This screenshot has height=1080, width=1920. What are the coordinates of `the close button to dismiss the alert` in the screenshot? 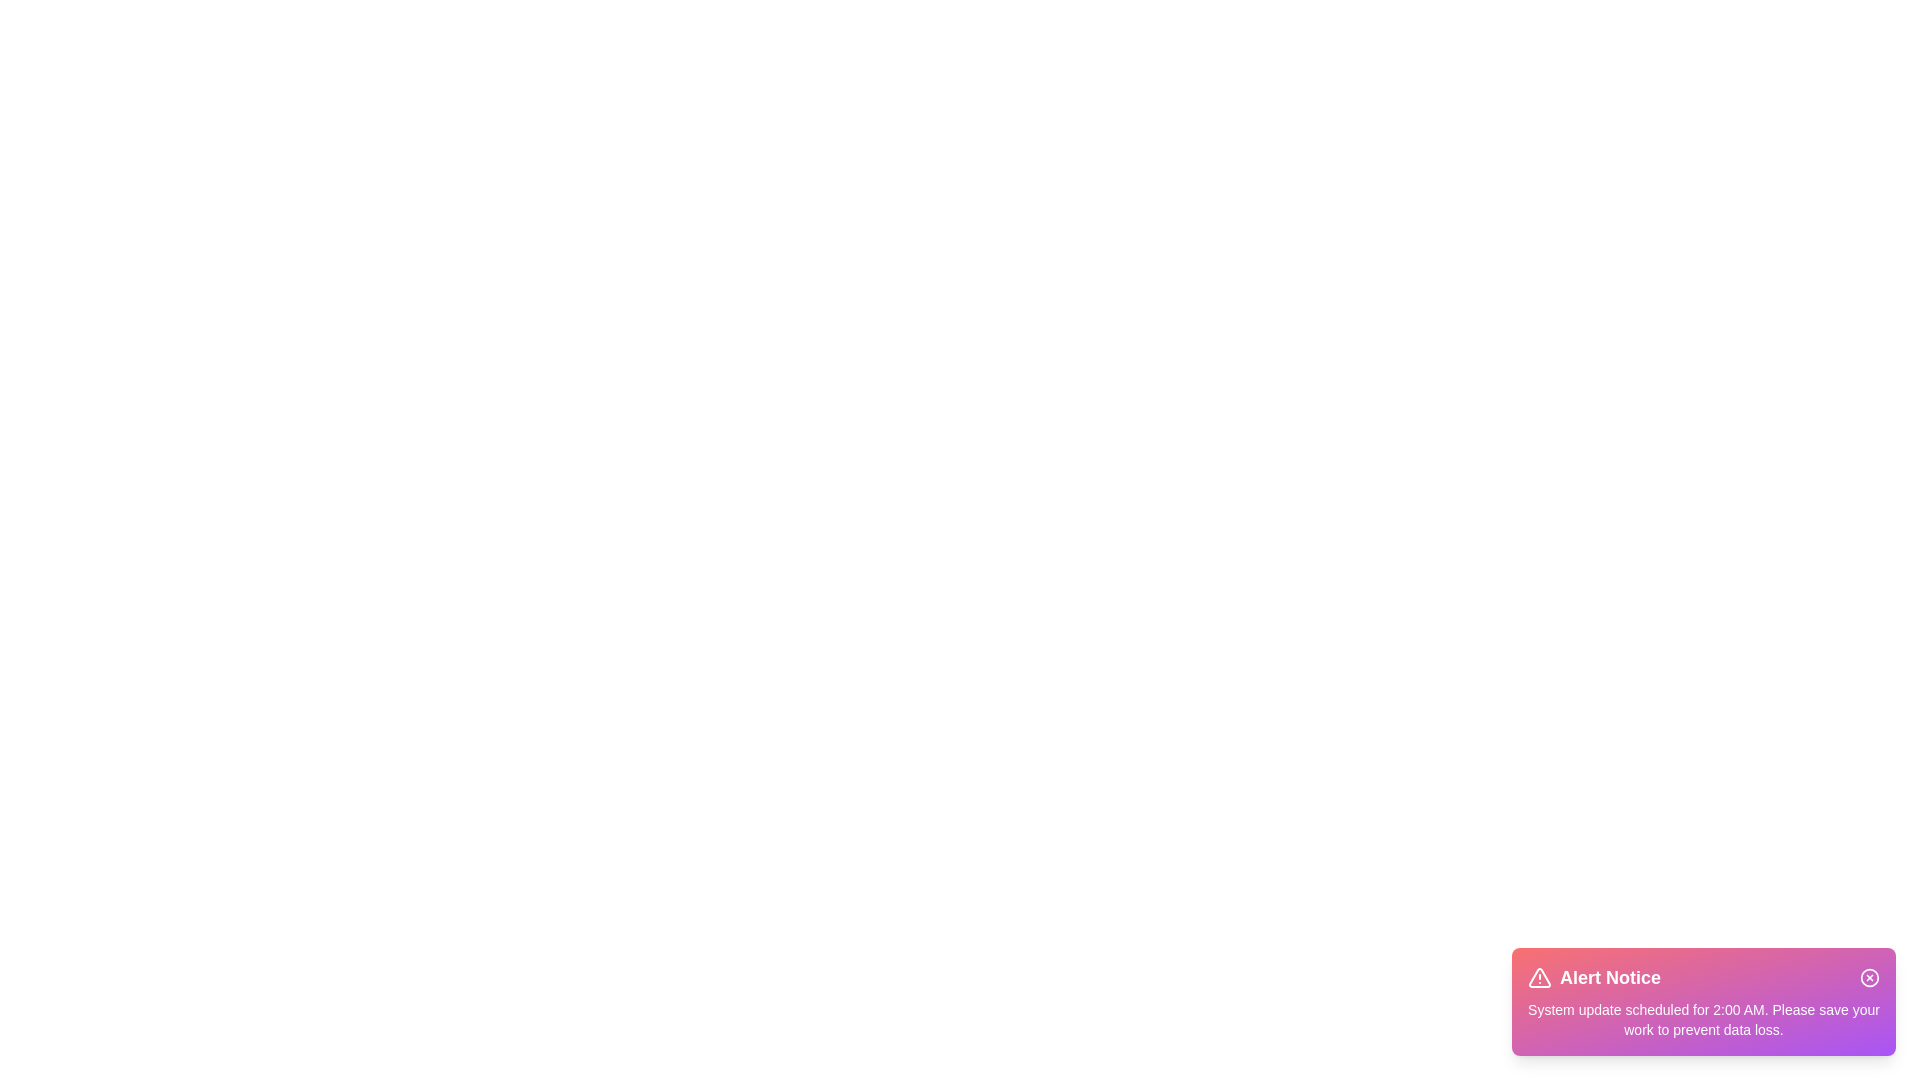 It's located at (1869, 977).